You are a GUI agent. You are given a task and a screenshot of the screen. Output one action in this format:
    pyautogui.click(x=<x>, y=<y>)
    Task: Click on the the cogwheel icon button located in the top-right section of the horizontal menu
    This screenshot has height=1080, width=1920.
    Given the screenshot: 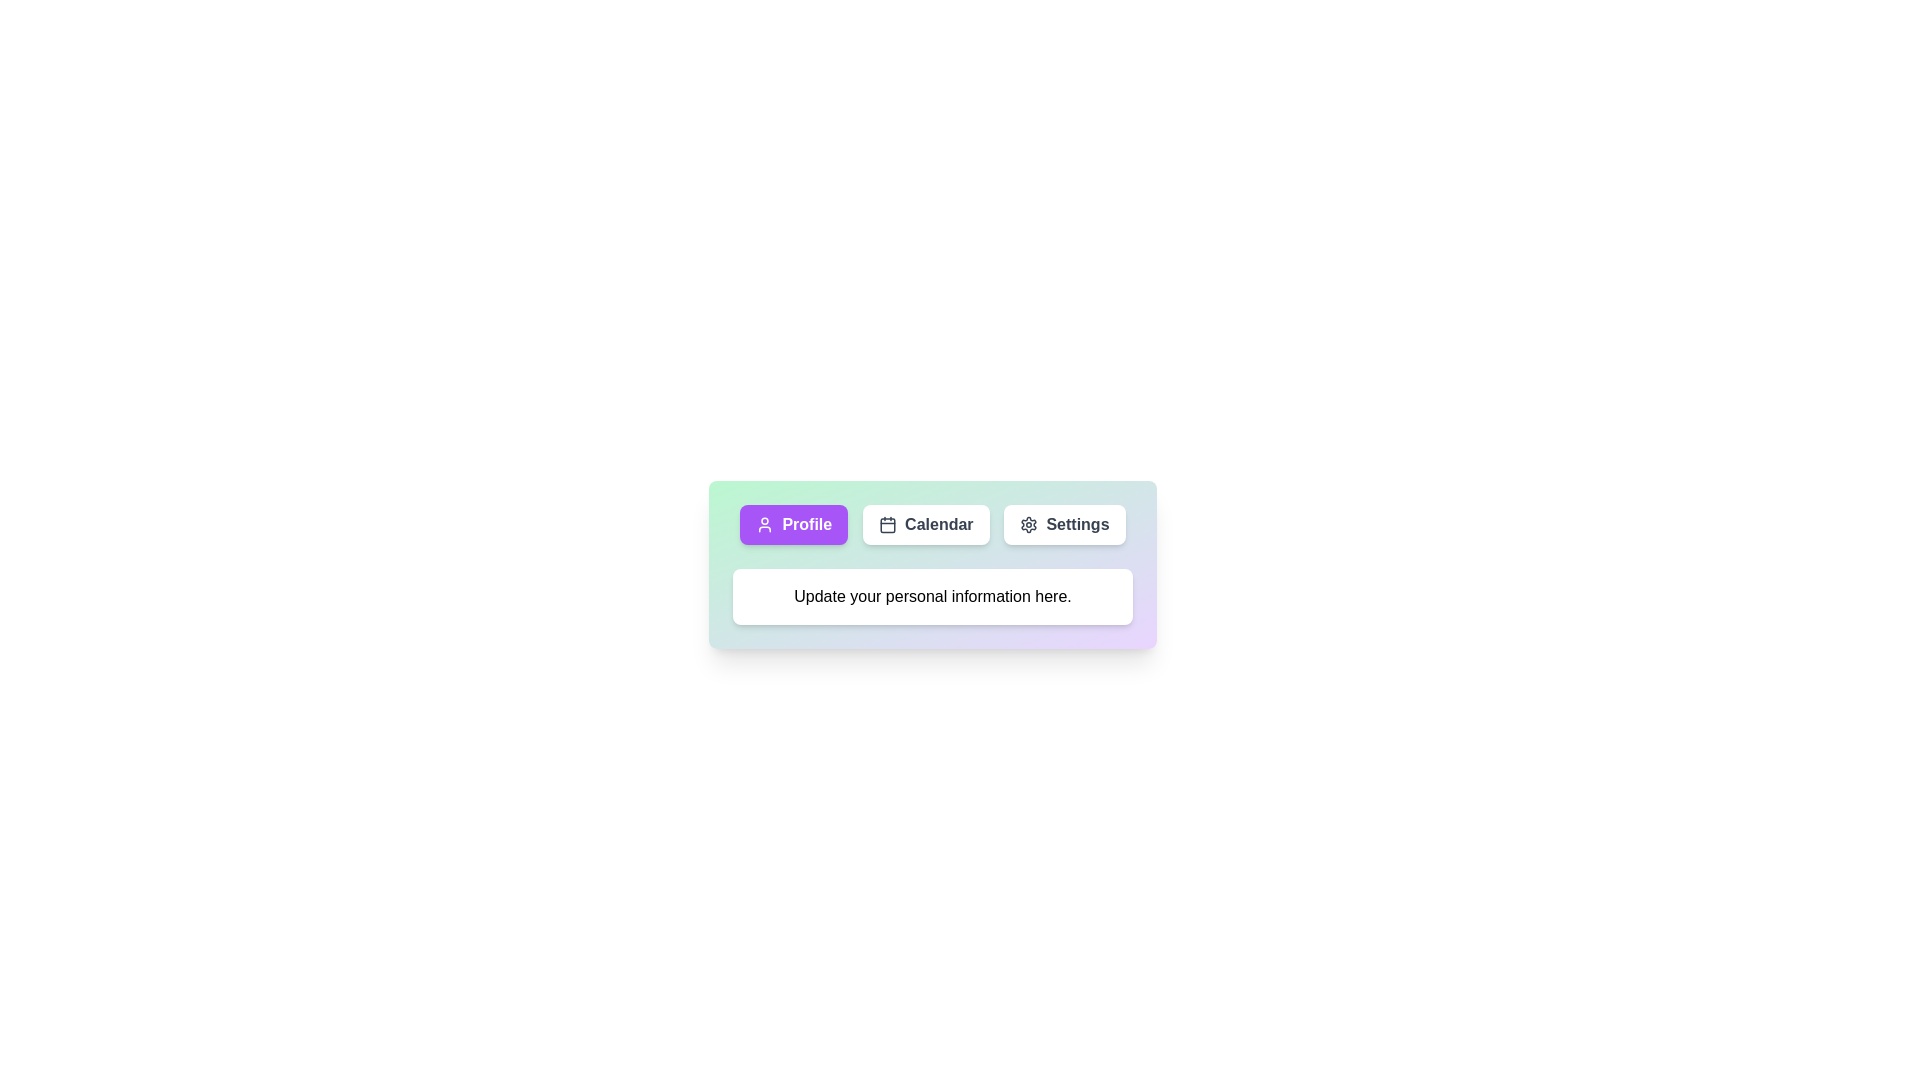 What is the action you would take?
    pyautogui.click(x=1029, y=523)
    